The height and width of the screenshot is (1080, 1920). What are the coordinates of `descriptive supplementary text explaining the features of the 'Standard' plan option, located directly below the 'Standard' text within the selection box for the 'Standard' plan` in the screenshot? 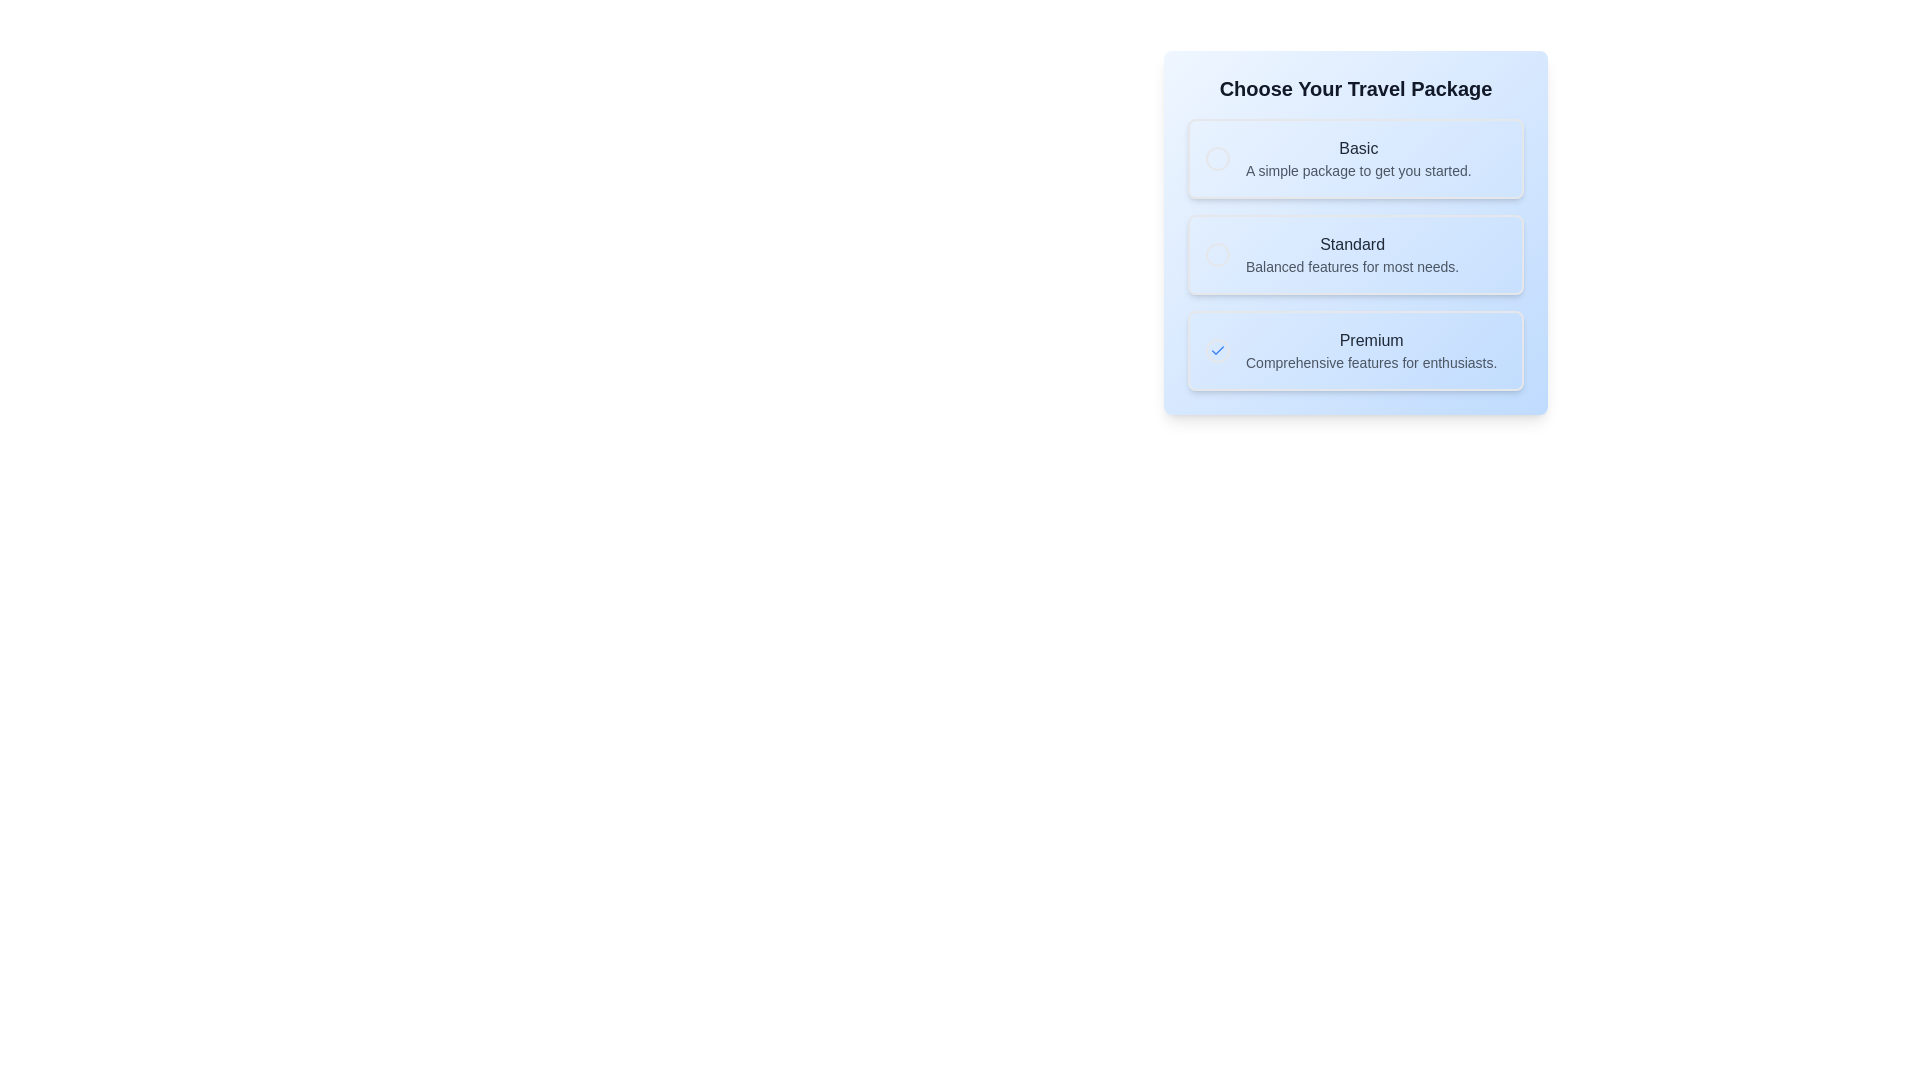 It's located at (1352, 265).